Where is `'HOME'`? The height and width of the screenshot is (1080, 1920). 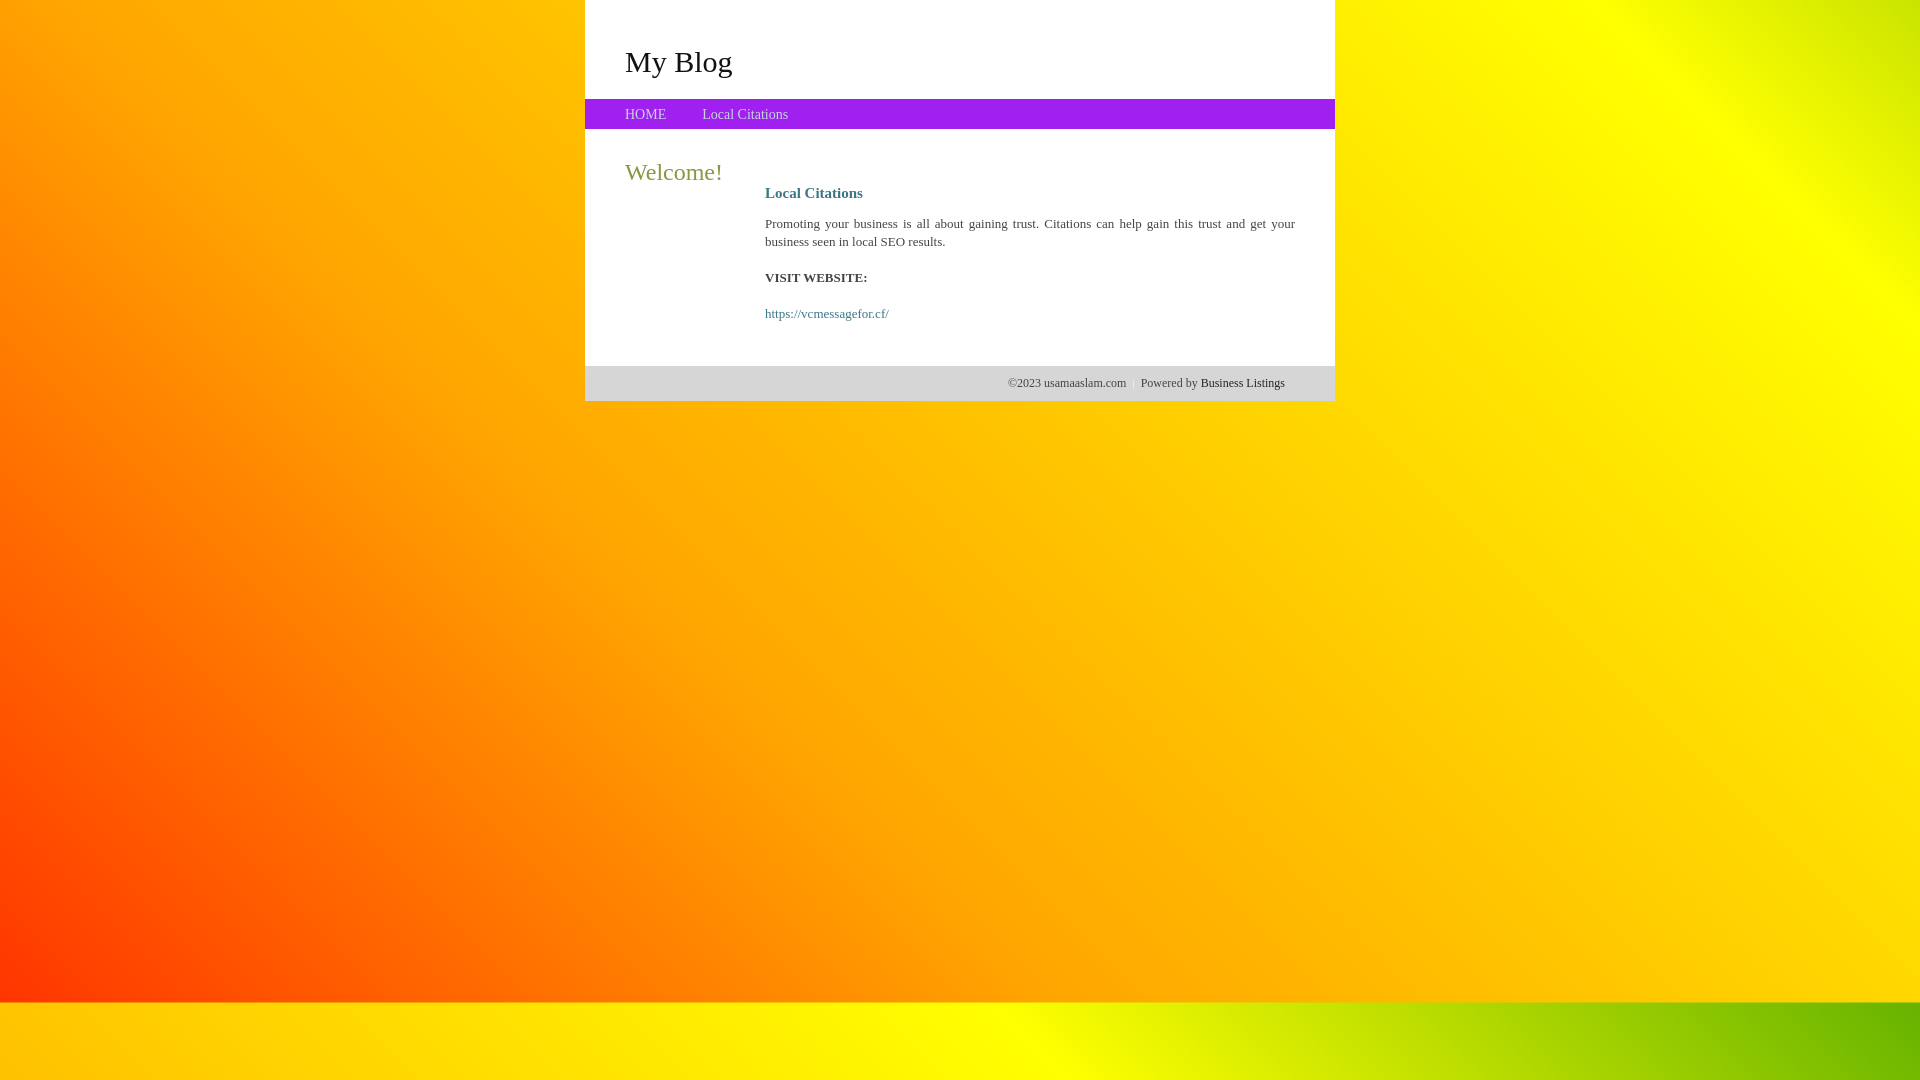 'HOME' is located at coordinates (645, 114).